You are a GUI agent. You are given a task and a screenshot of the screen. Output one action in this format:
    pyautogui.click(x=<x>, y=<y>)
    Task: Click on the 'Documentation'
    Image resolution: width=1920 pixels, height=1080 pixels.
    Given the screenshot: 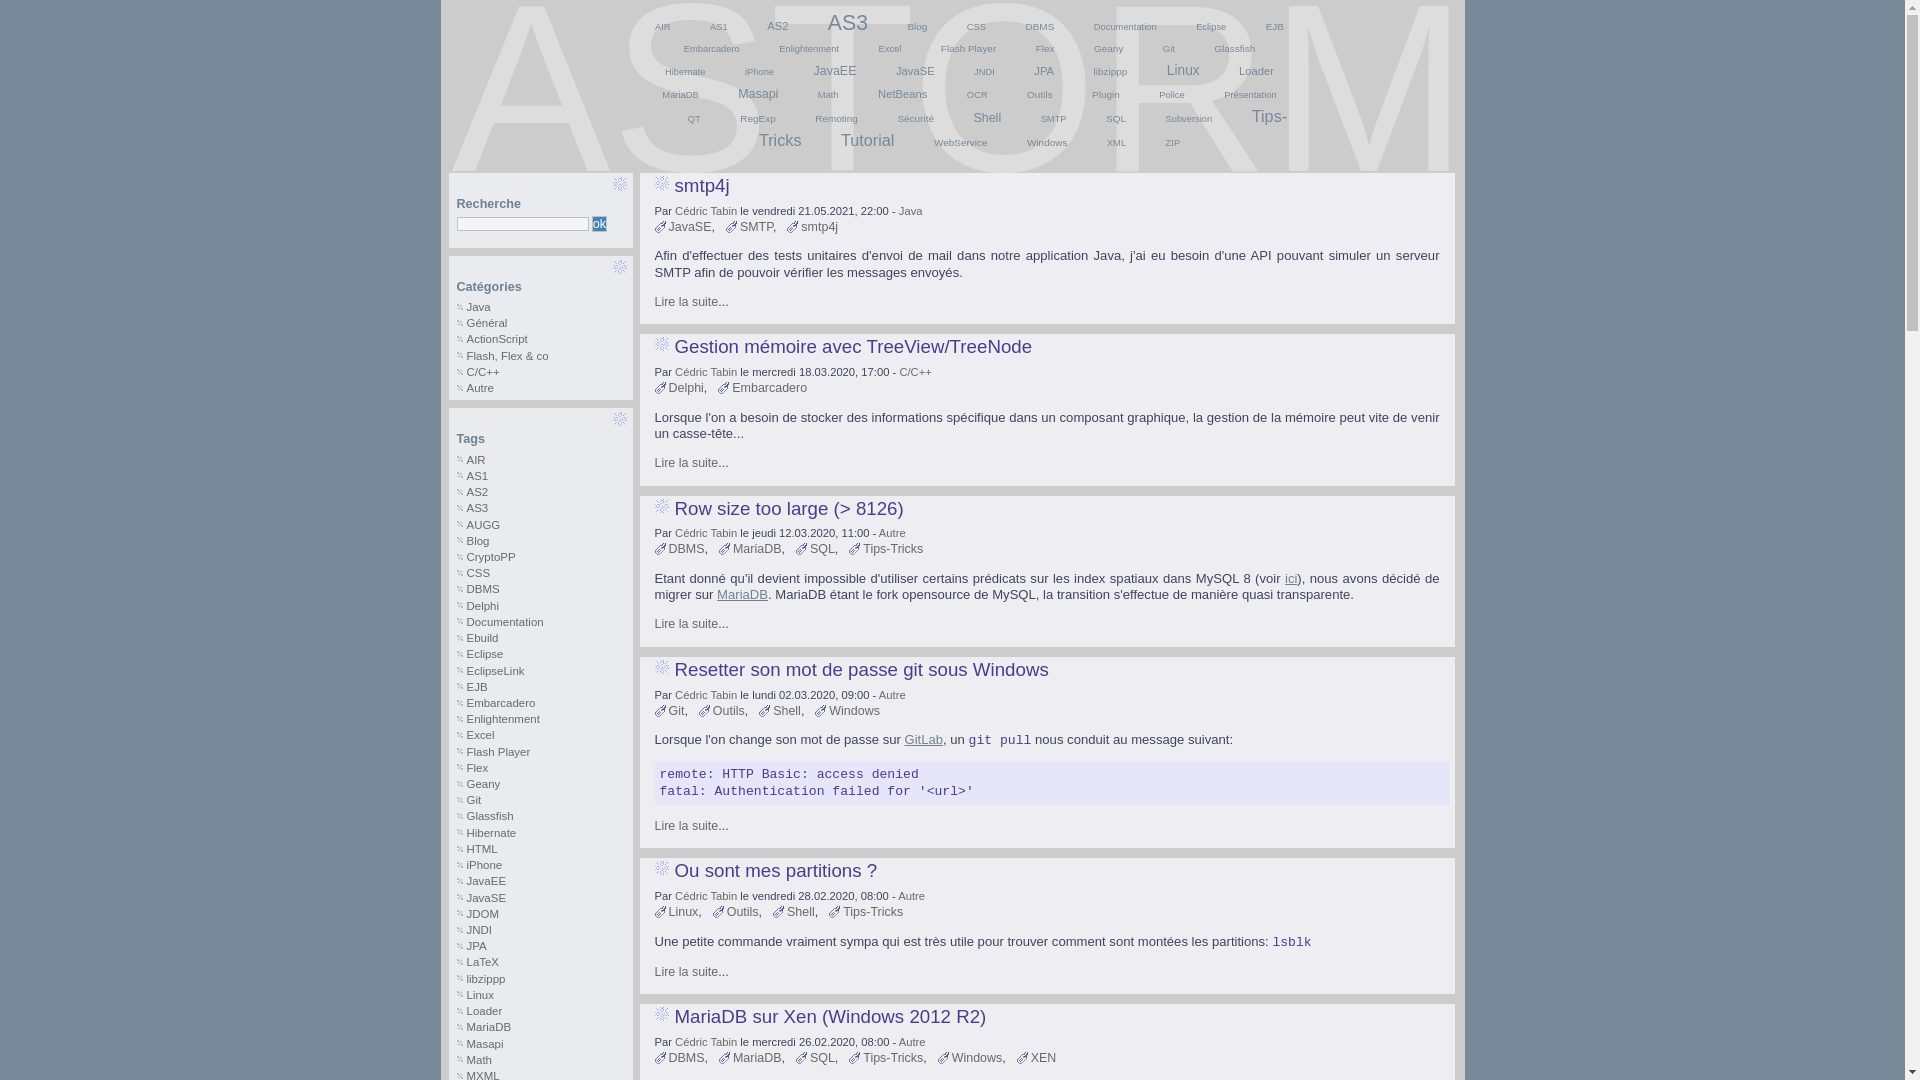 What is the action you would take?
    pyautogui.click(x=504, y=620)
    